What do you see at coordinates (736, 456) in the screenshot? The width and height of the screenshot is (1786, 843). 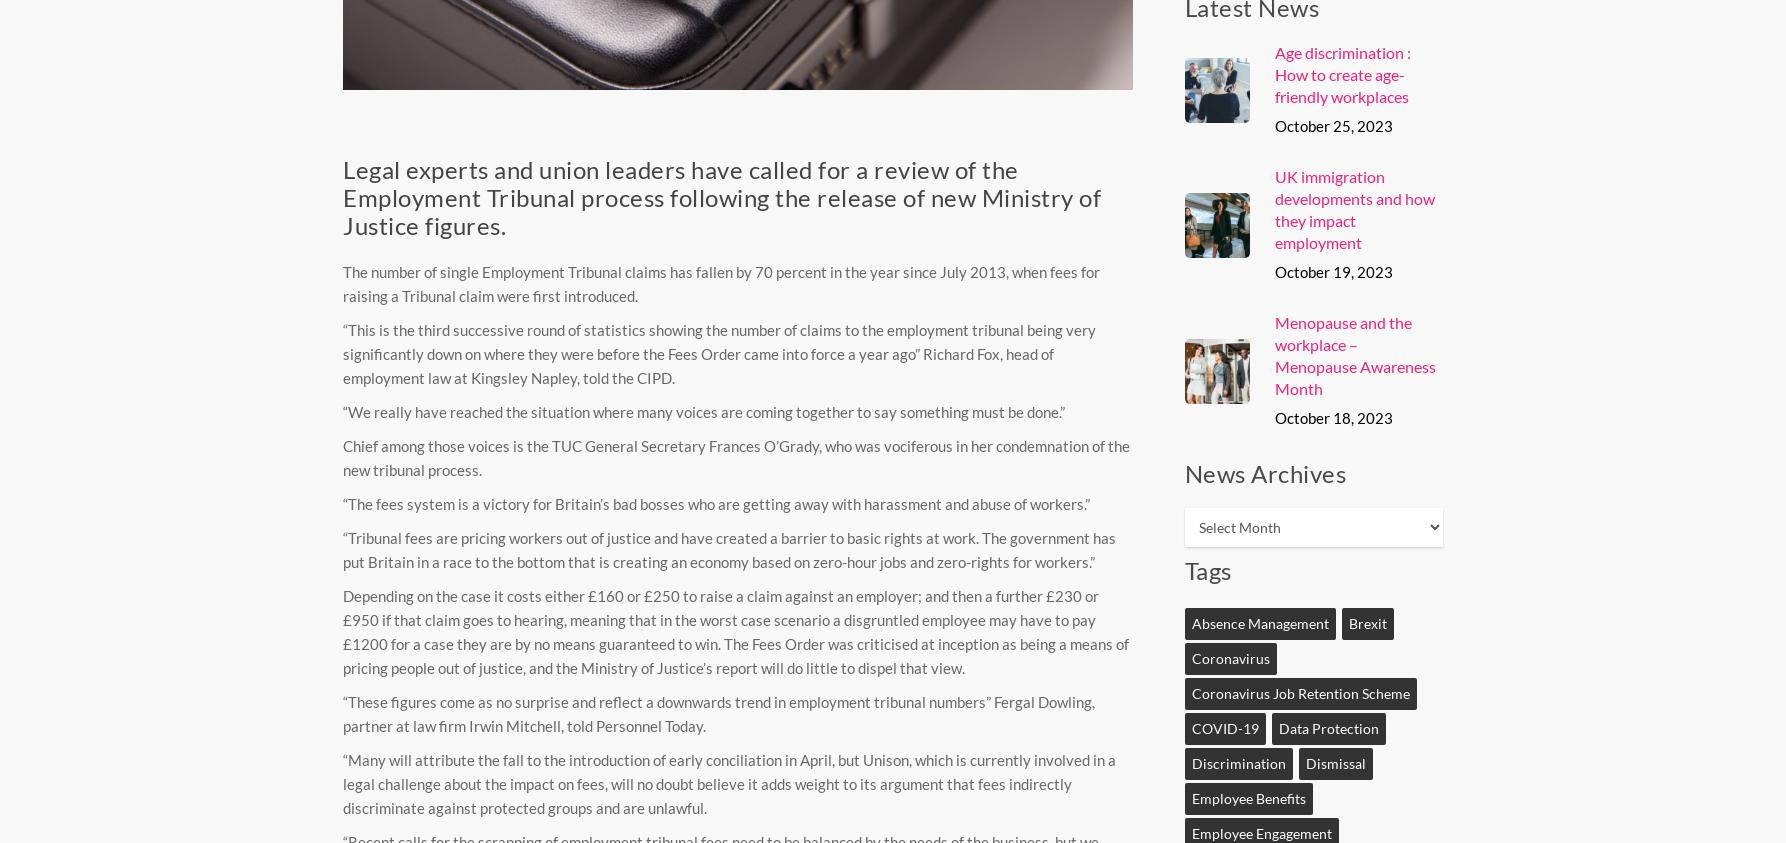 I see `'Chief among those voices is the TUC General Secretary Frances O’Grady, who was vociferous in her condemnation of the new tribunal process.'` at bounding box center [736, 456].